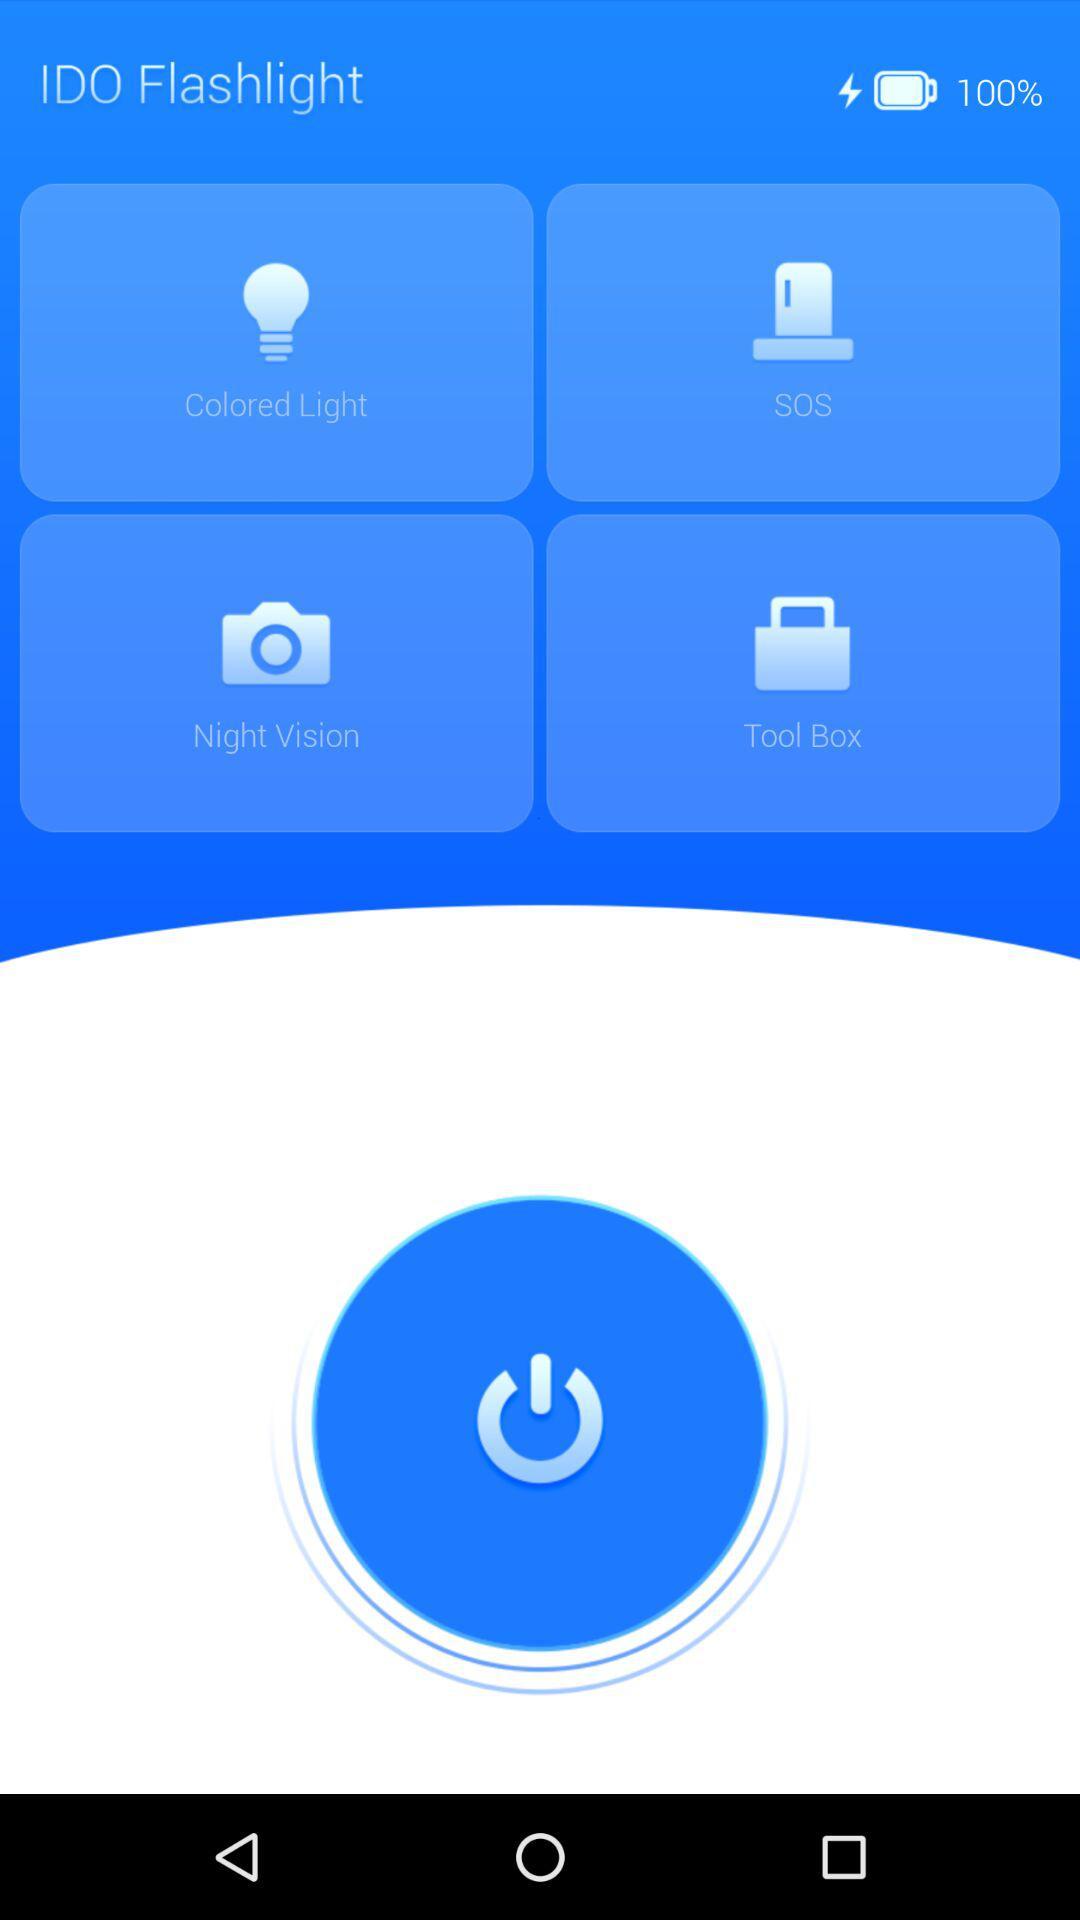 Image resolution: width=1080 pixels, height=1920 pixels. Describe the element at coordinates (540, 1423) in the screenshot. I see `on` at that location.